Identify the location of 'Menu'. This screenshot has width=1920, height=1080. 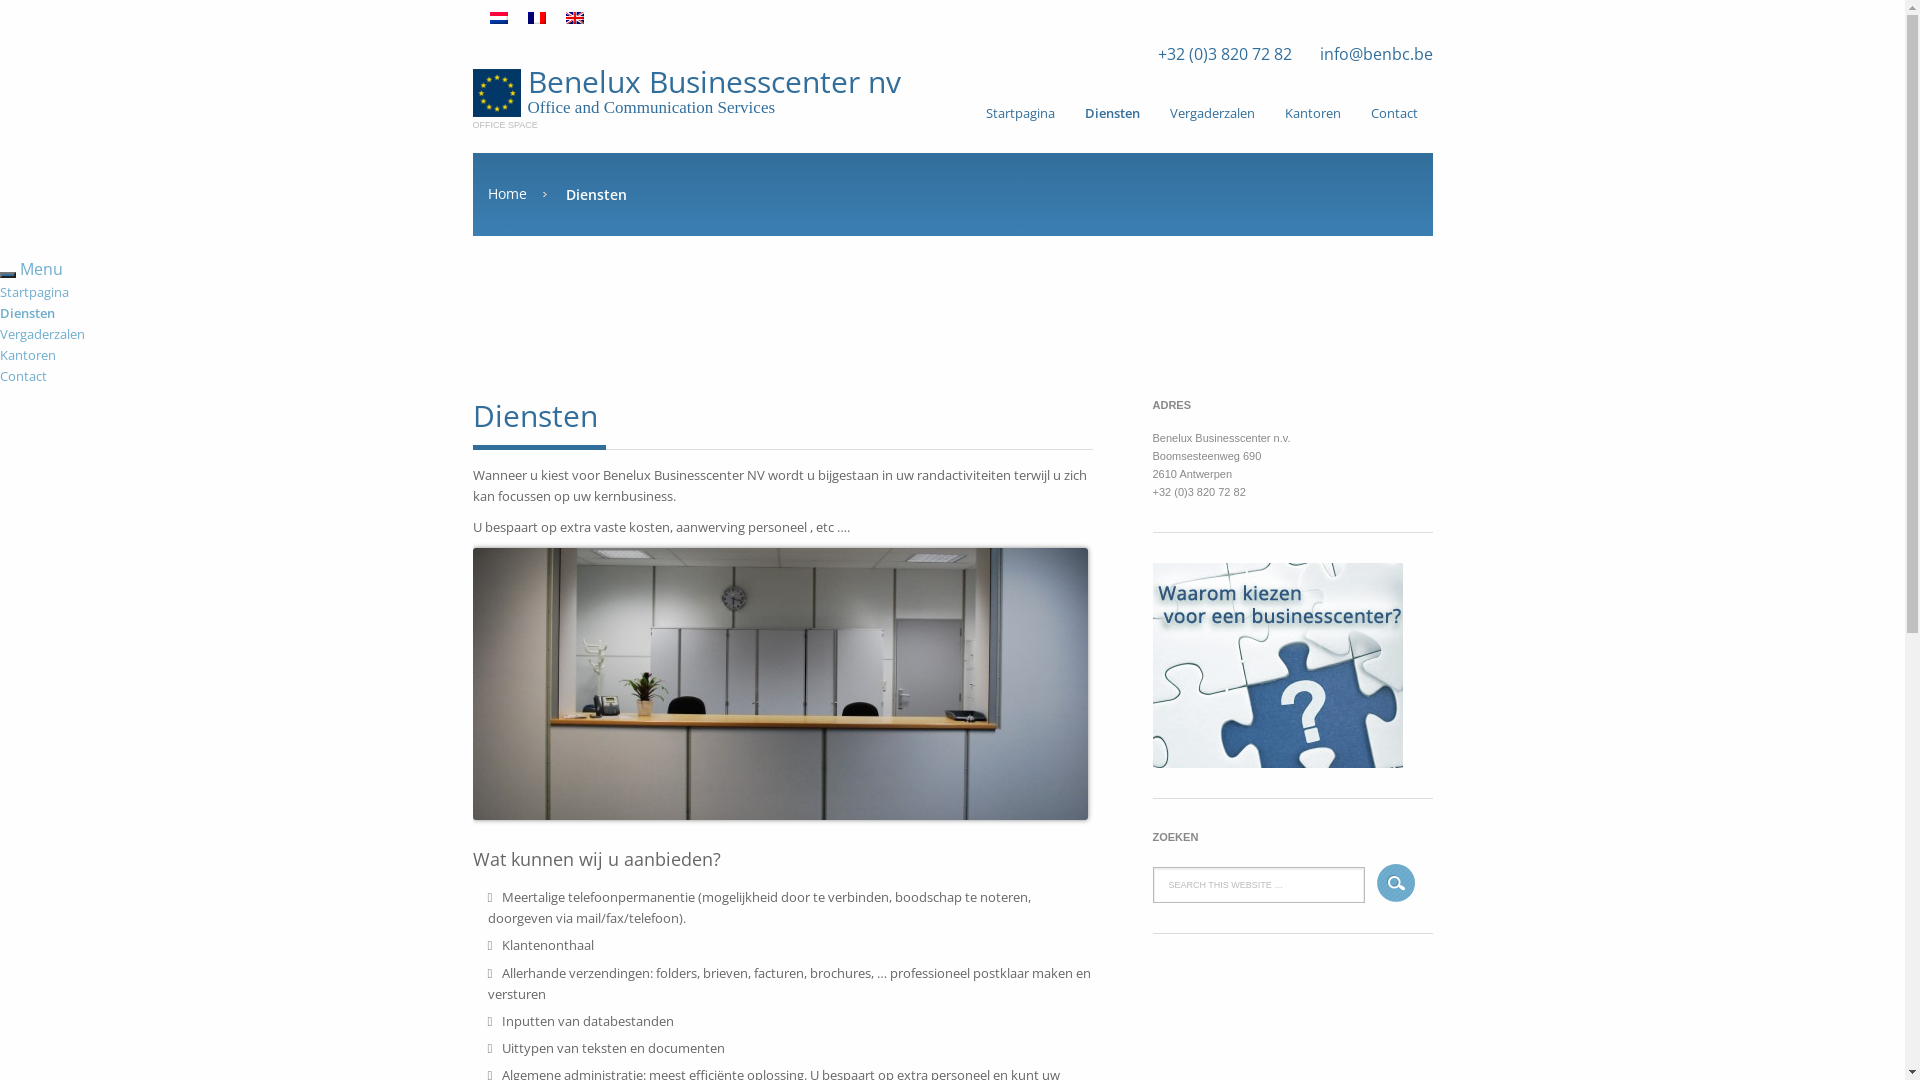
(41, 268).